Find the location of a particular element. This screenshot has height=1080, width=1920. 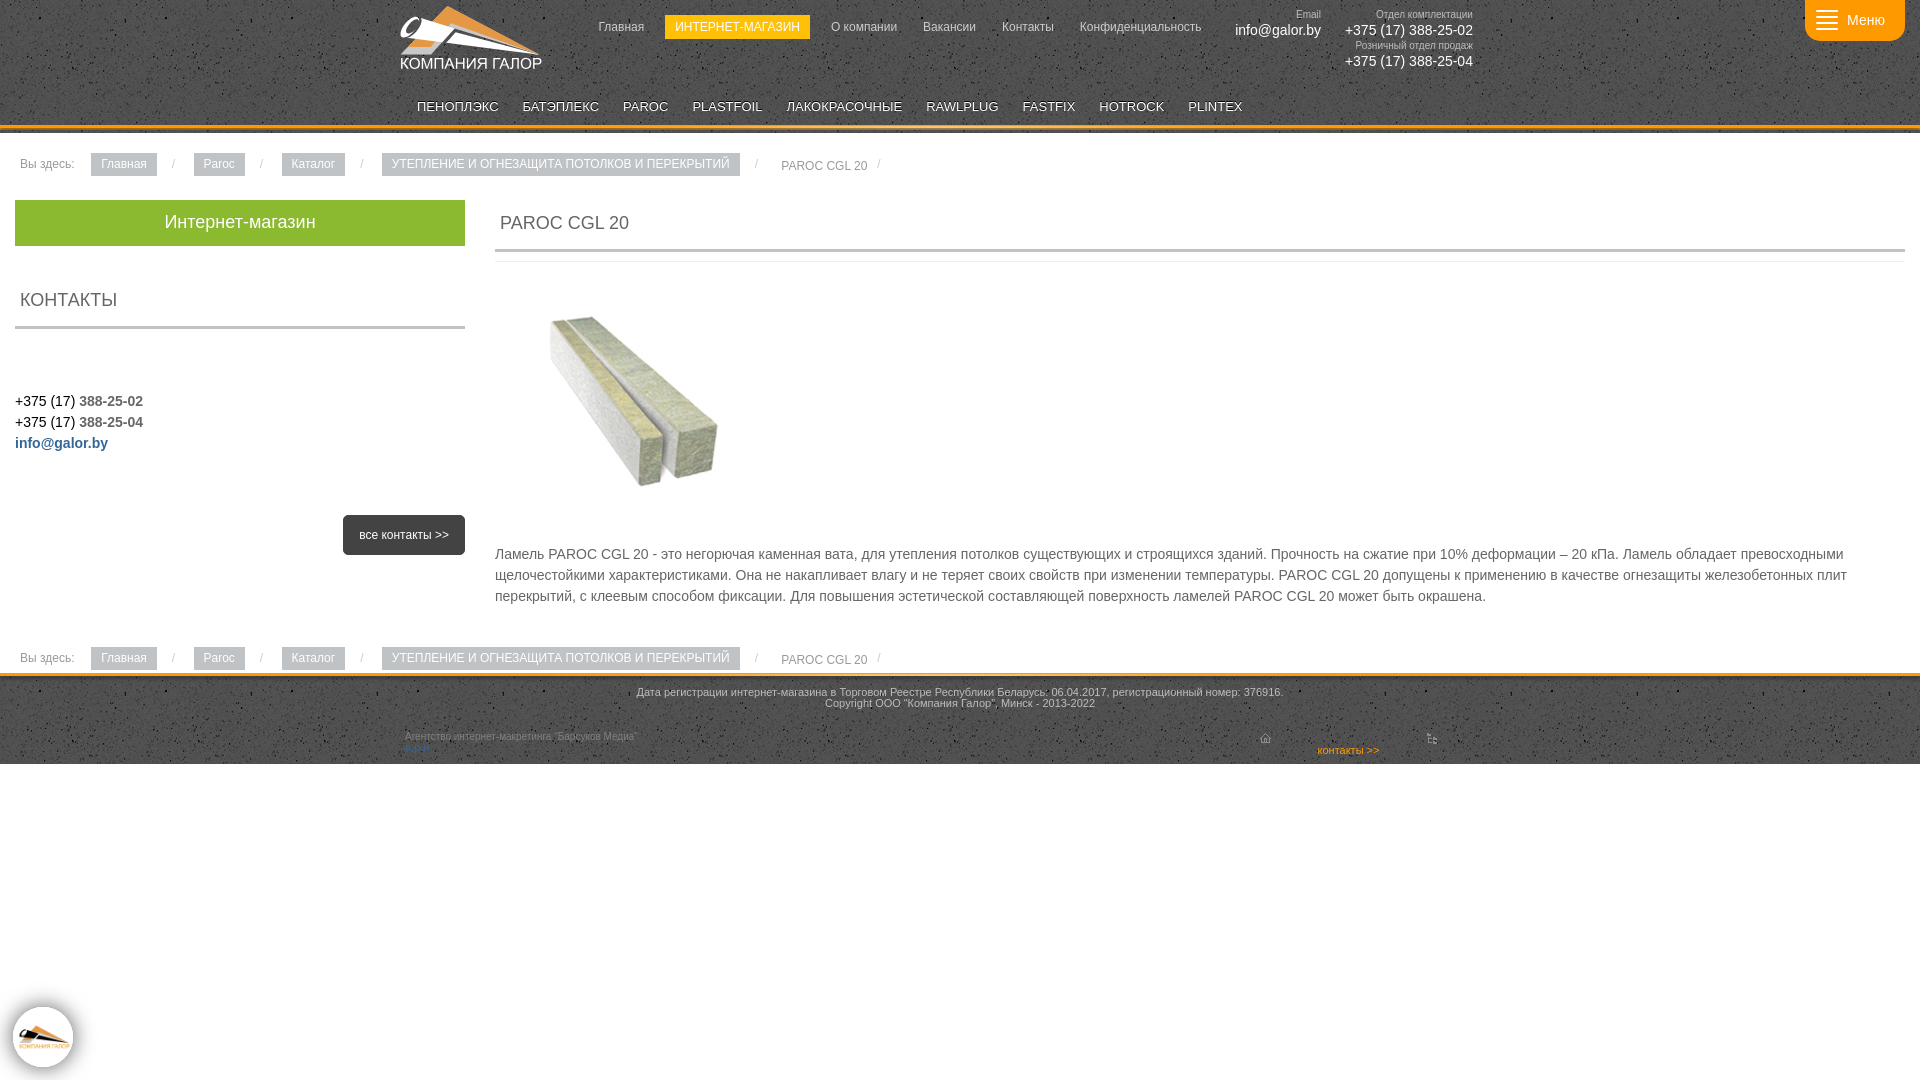

'RAWLPLUG' is located at coordinates (961, 107).